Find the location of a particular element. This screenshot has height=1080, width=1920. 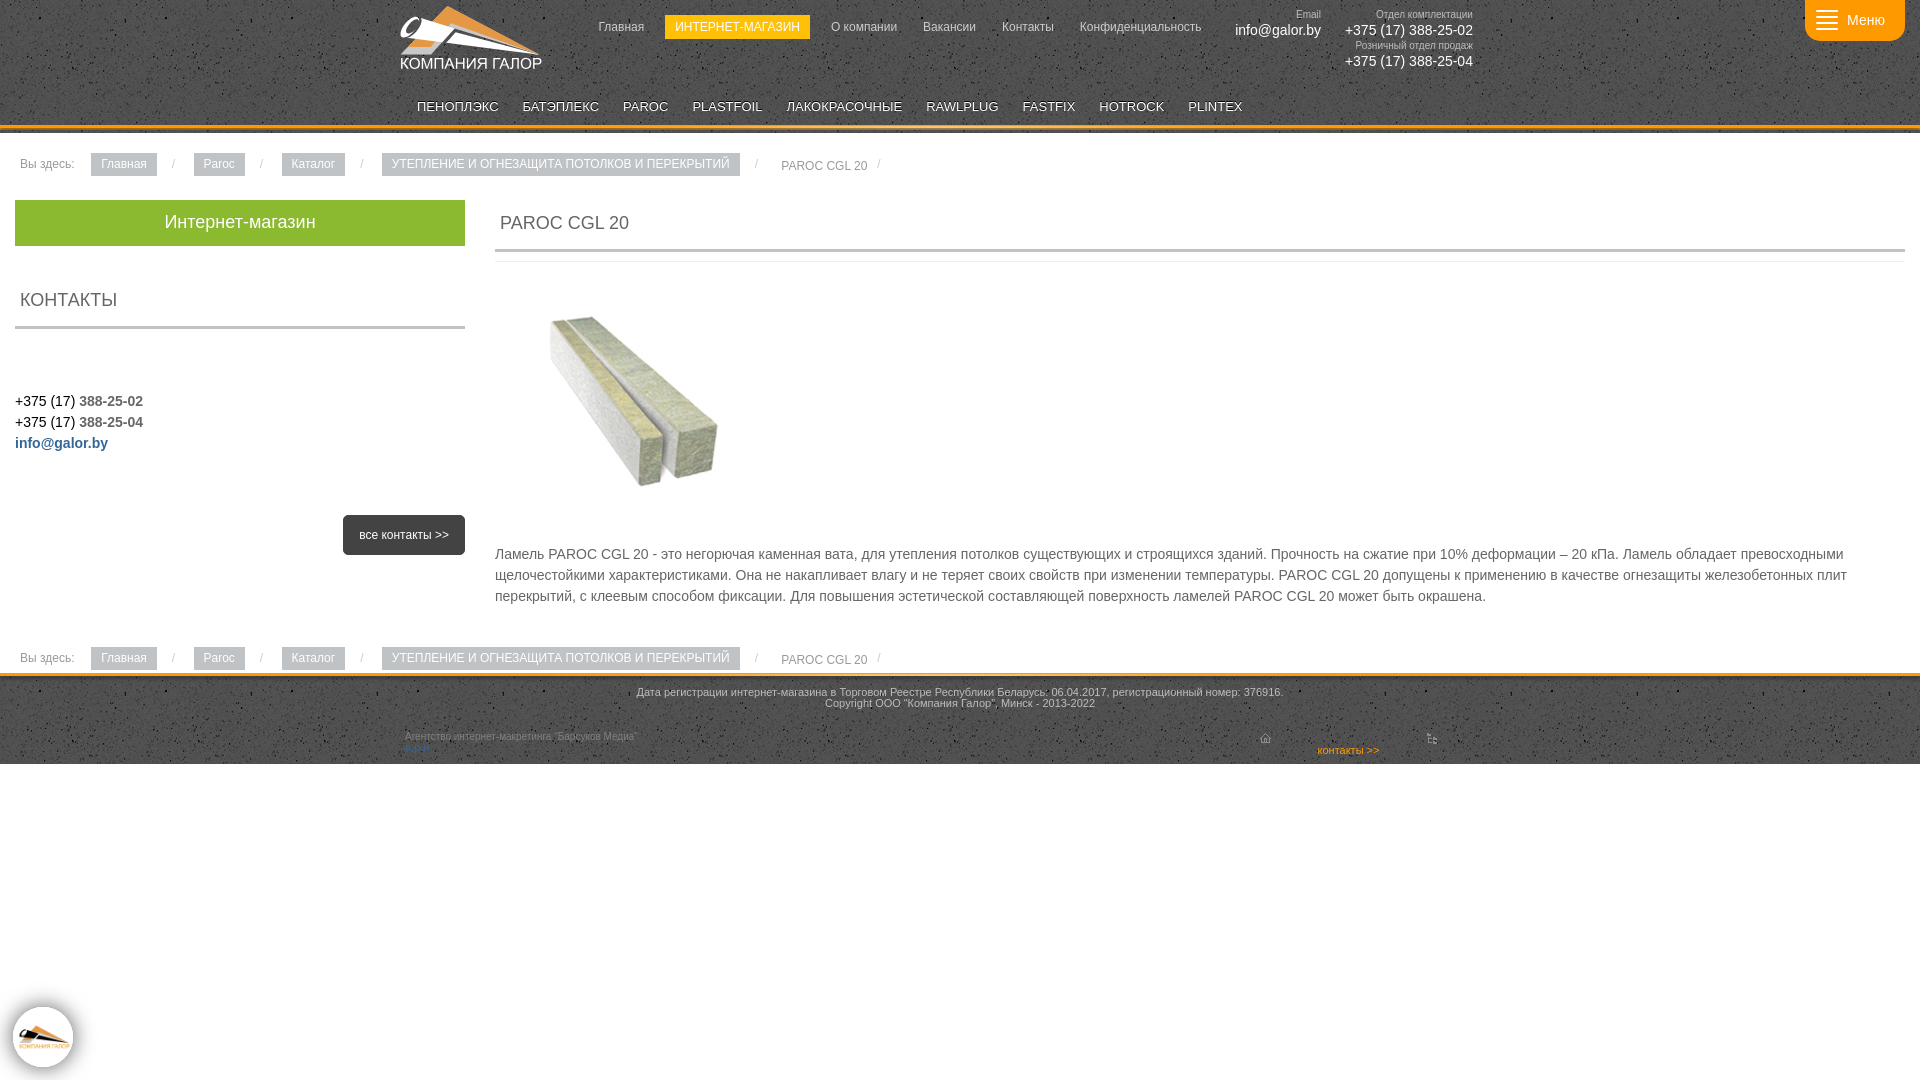

'RAWLPLUG' is located at coordinates (961, 107).